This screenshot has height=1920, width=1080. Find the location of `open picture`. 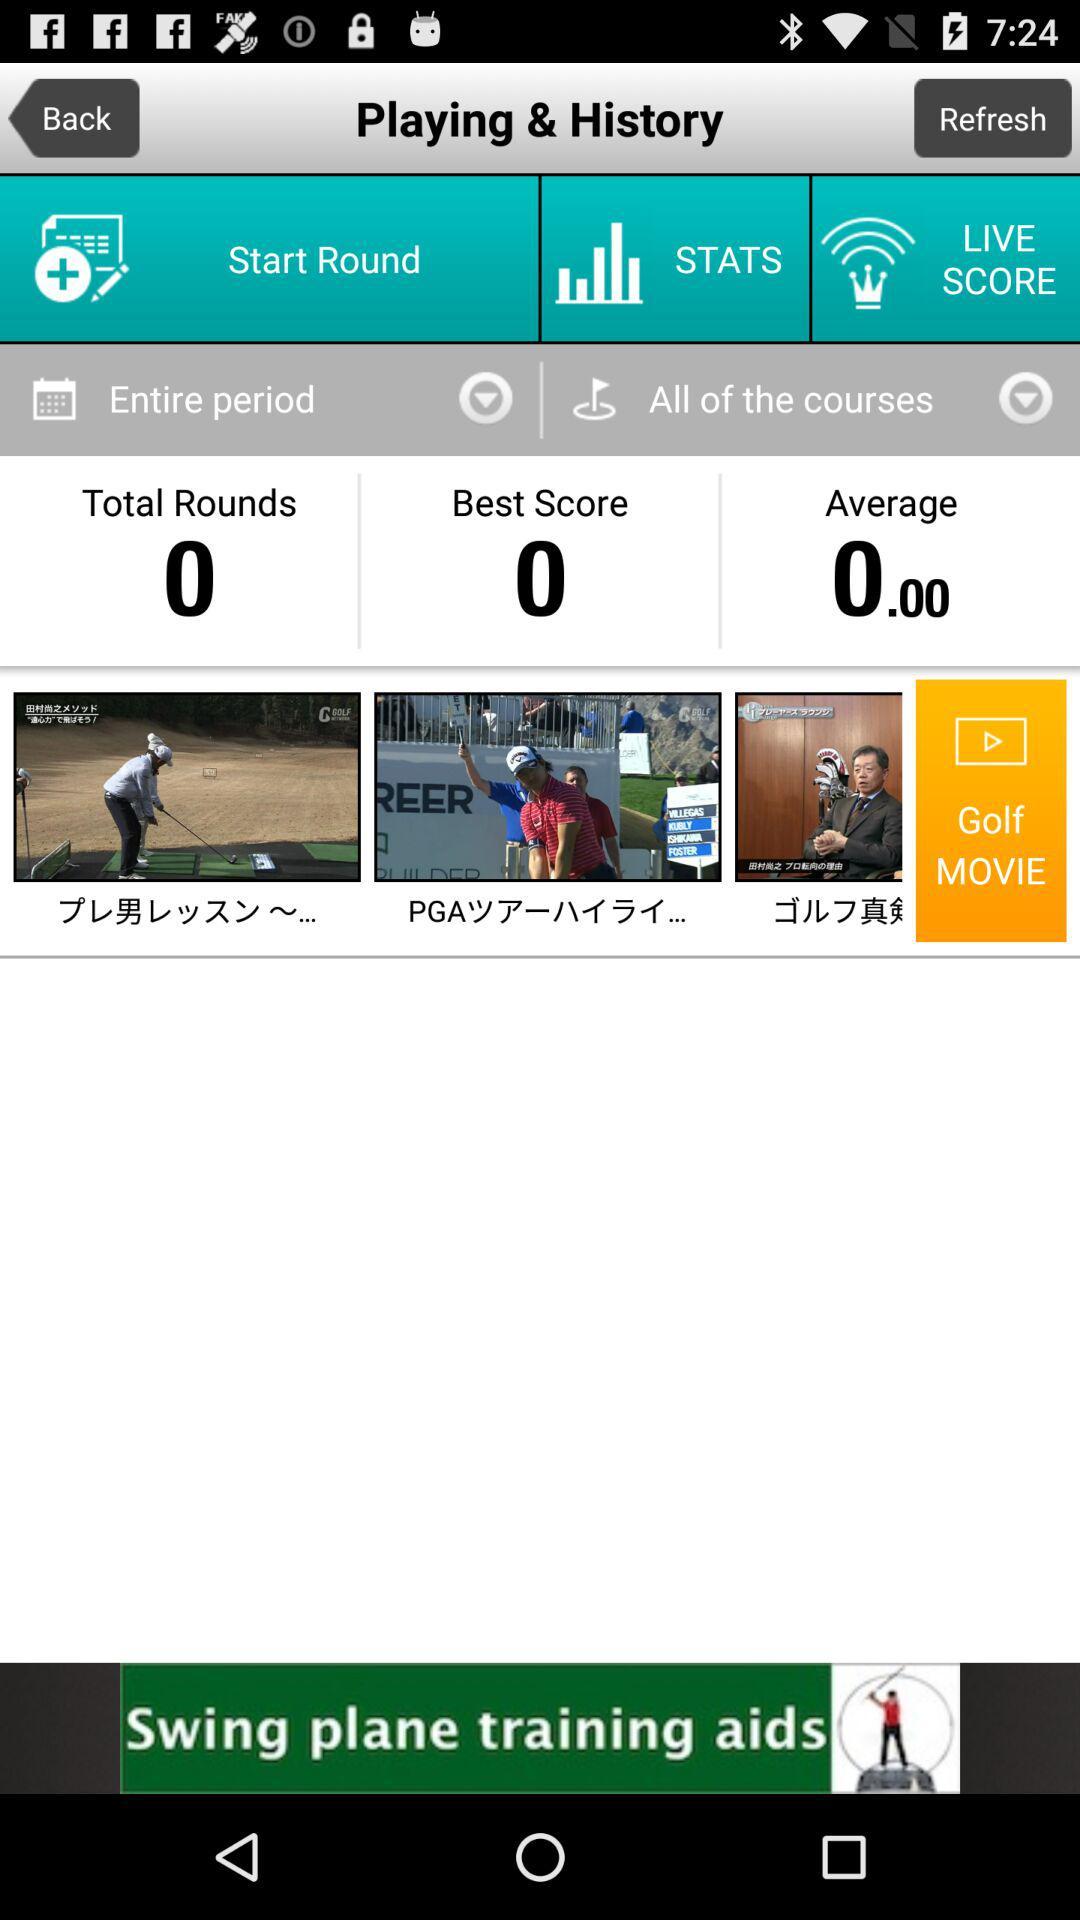

open picture is located at coordinates (187, 786).